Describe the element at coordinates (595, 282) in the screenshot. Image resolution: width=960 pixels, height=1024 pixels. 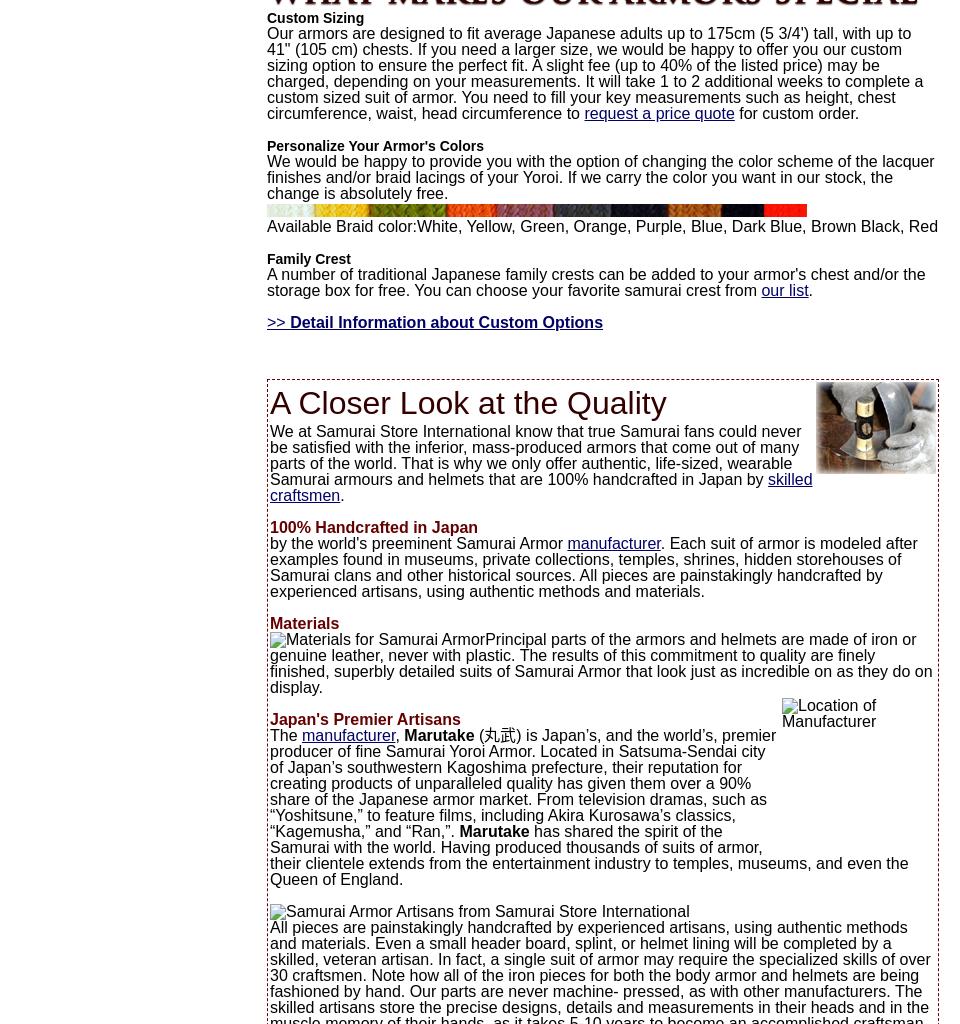
I see `'A number of traditional Japanese family crests can be added to your armor's chest and/or the storage box for free. You can choose your favorite samurai crest from'` at that location.